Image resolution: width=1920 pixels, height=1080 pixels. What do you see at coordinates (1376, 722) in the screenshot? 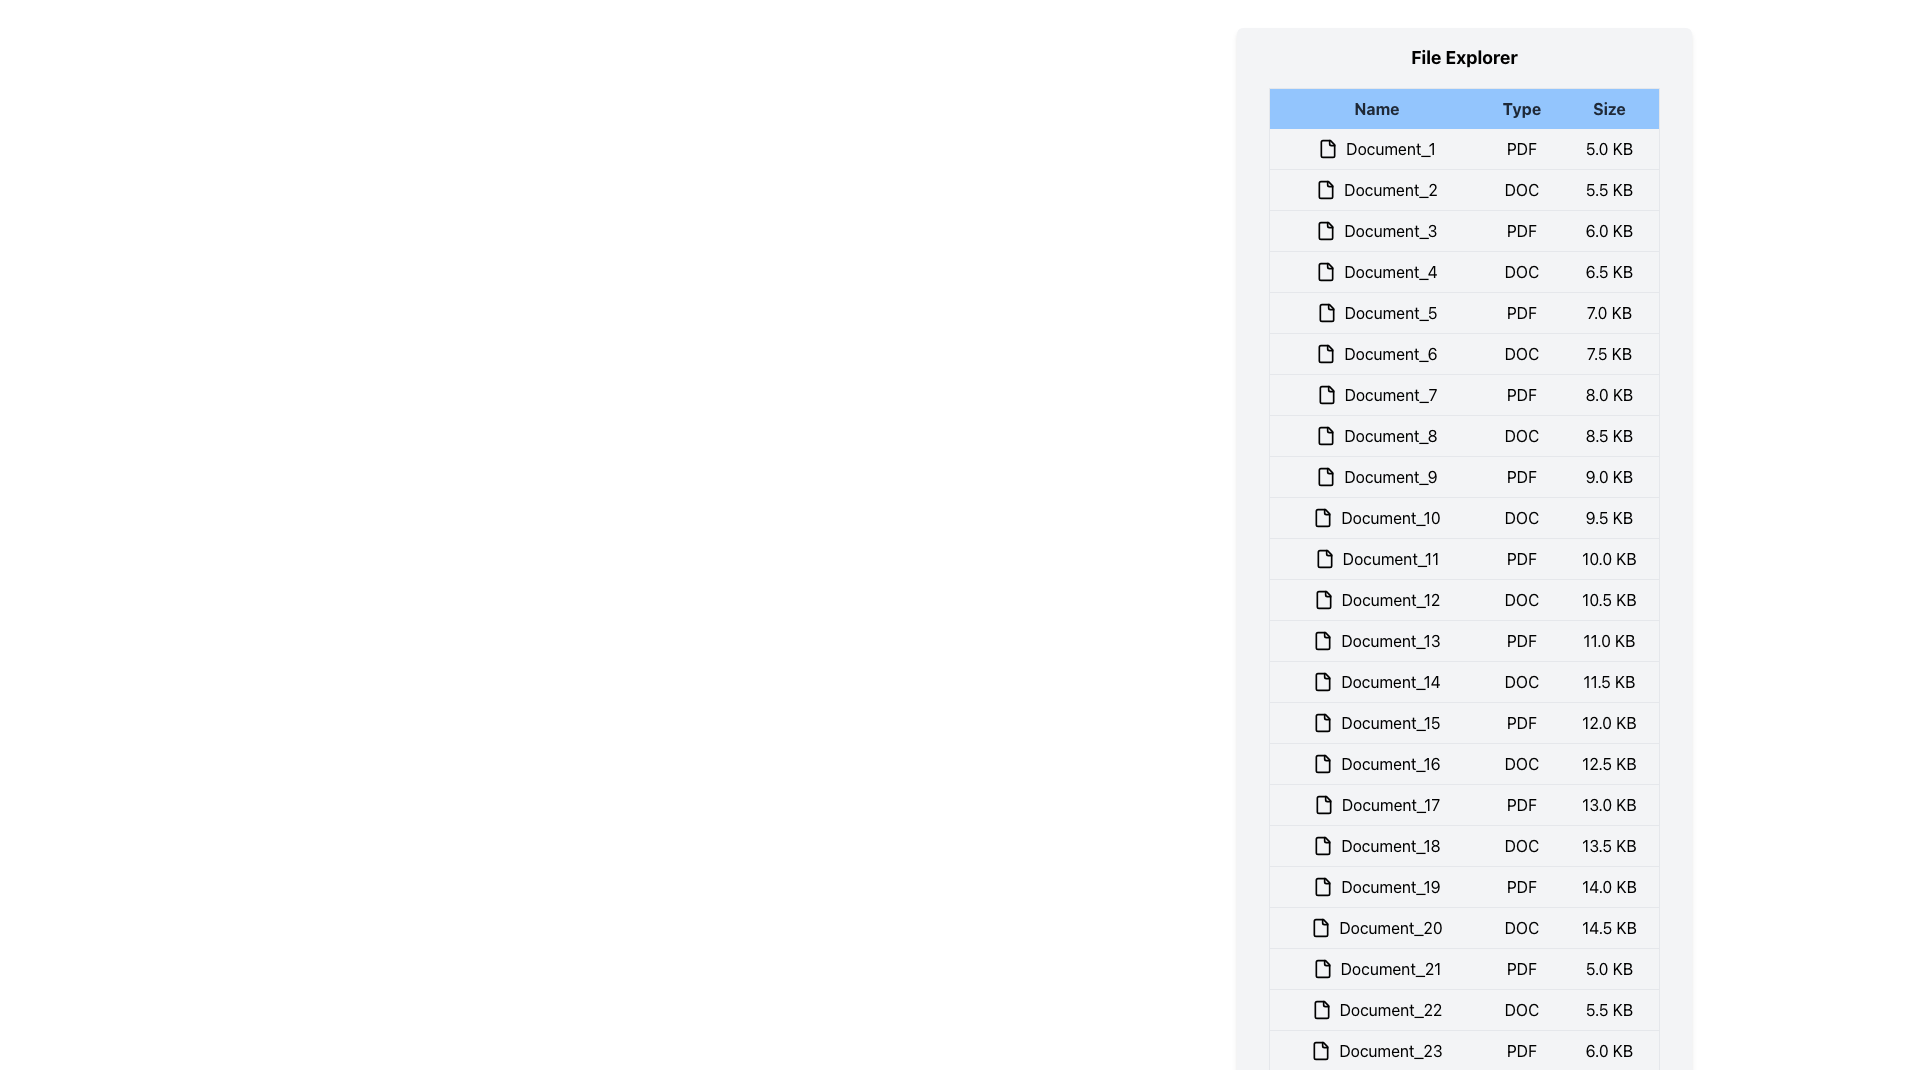
I see `the text label representing 'Document_15' in the File Explorer interface, which is located in the fifteenth row of the document list` at bounding box center [1376, 722].